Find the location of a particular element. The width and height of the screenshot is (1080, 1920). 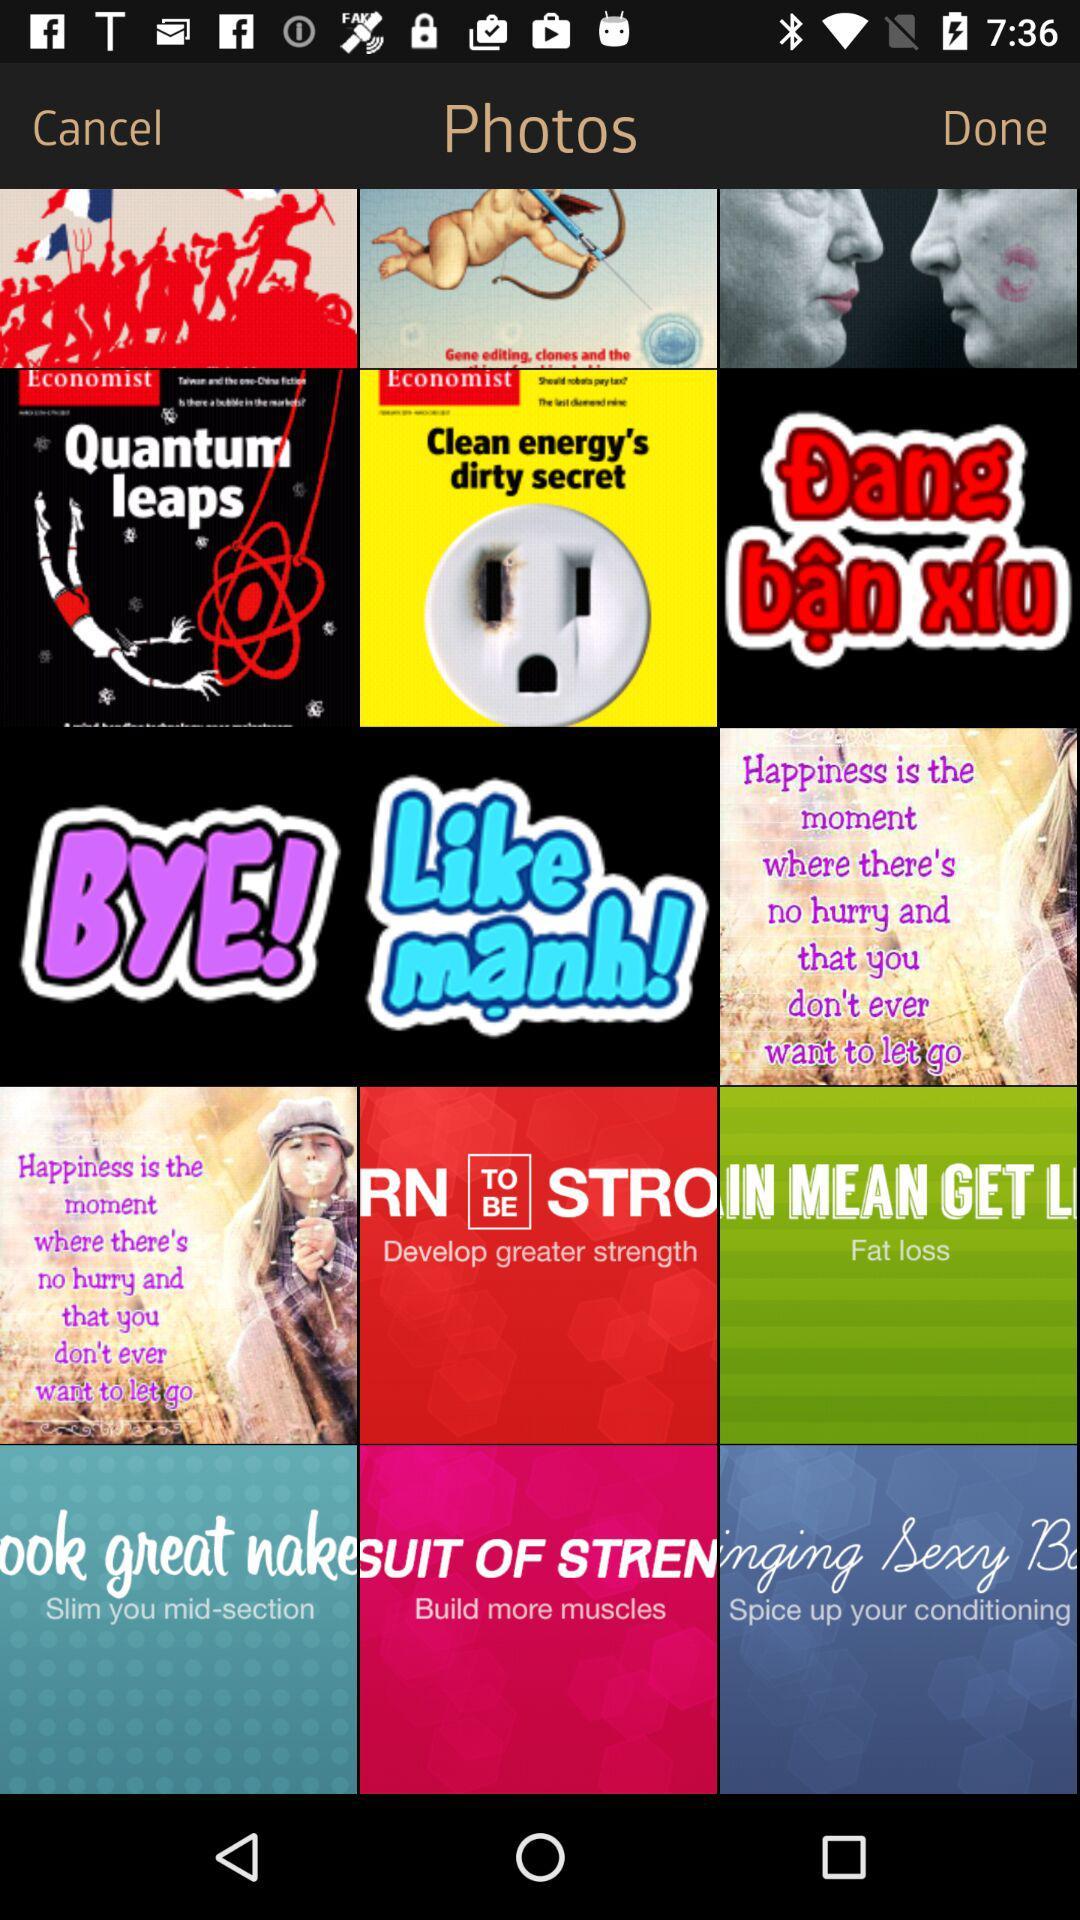

image folder is located at coordinates (897, 1264).